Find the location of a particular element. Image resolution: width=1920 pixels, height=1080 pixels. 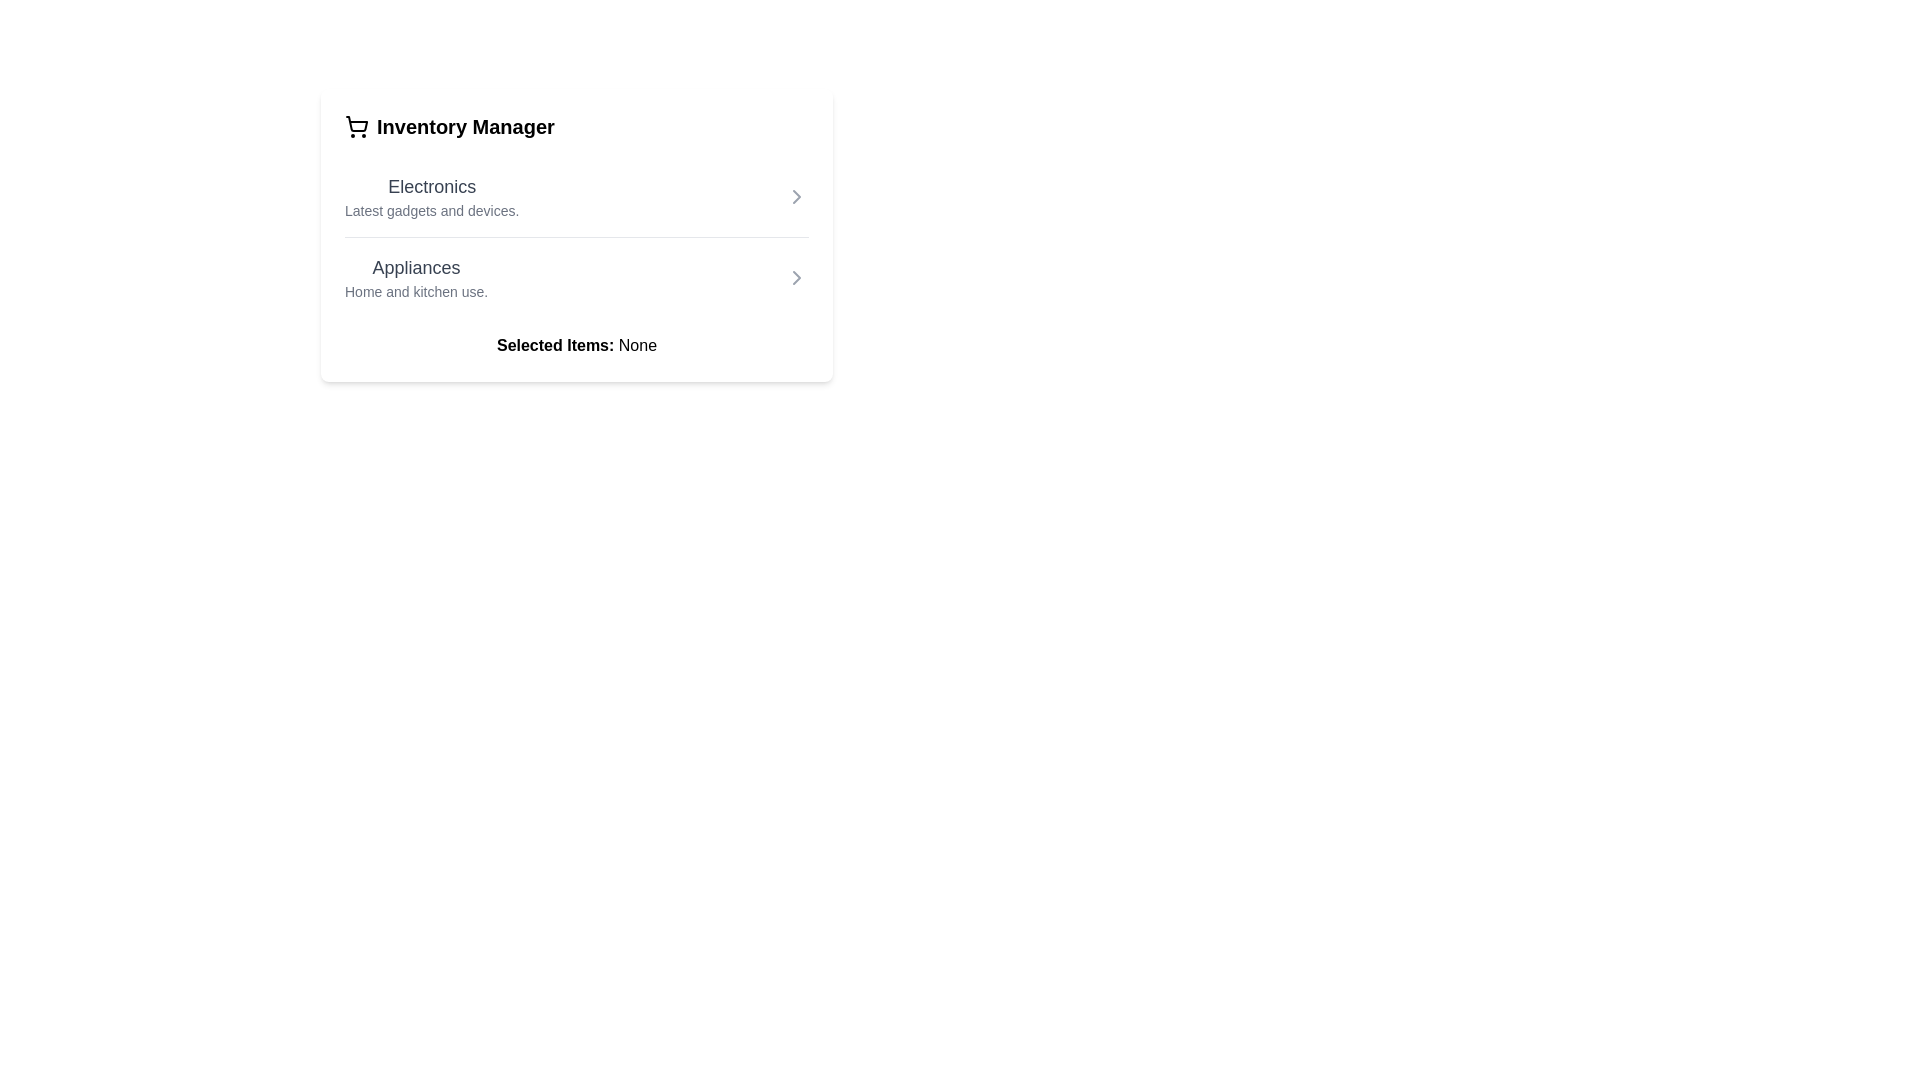

the descriptive text label for the 'Electronics' category, which provides context about the types of products included in this section is located at coordinates (431, 211).